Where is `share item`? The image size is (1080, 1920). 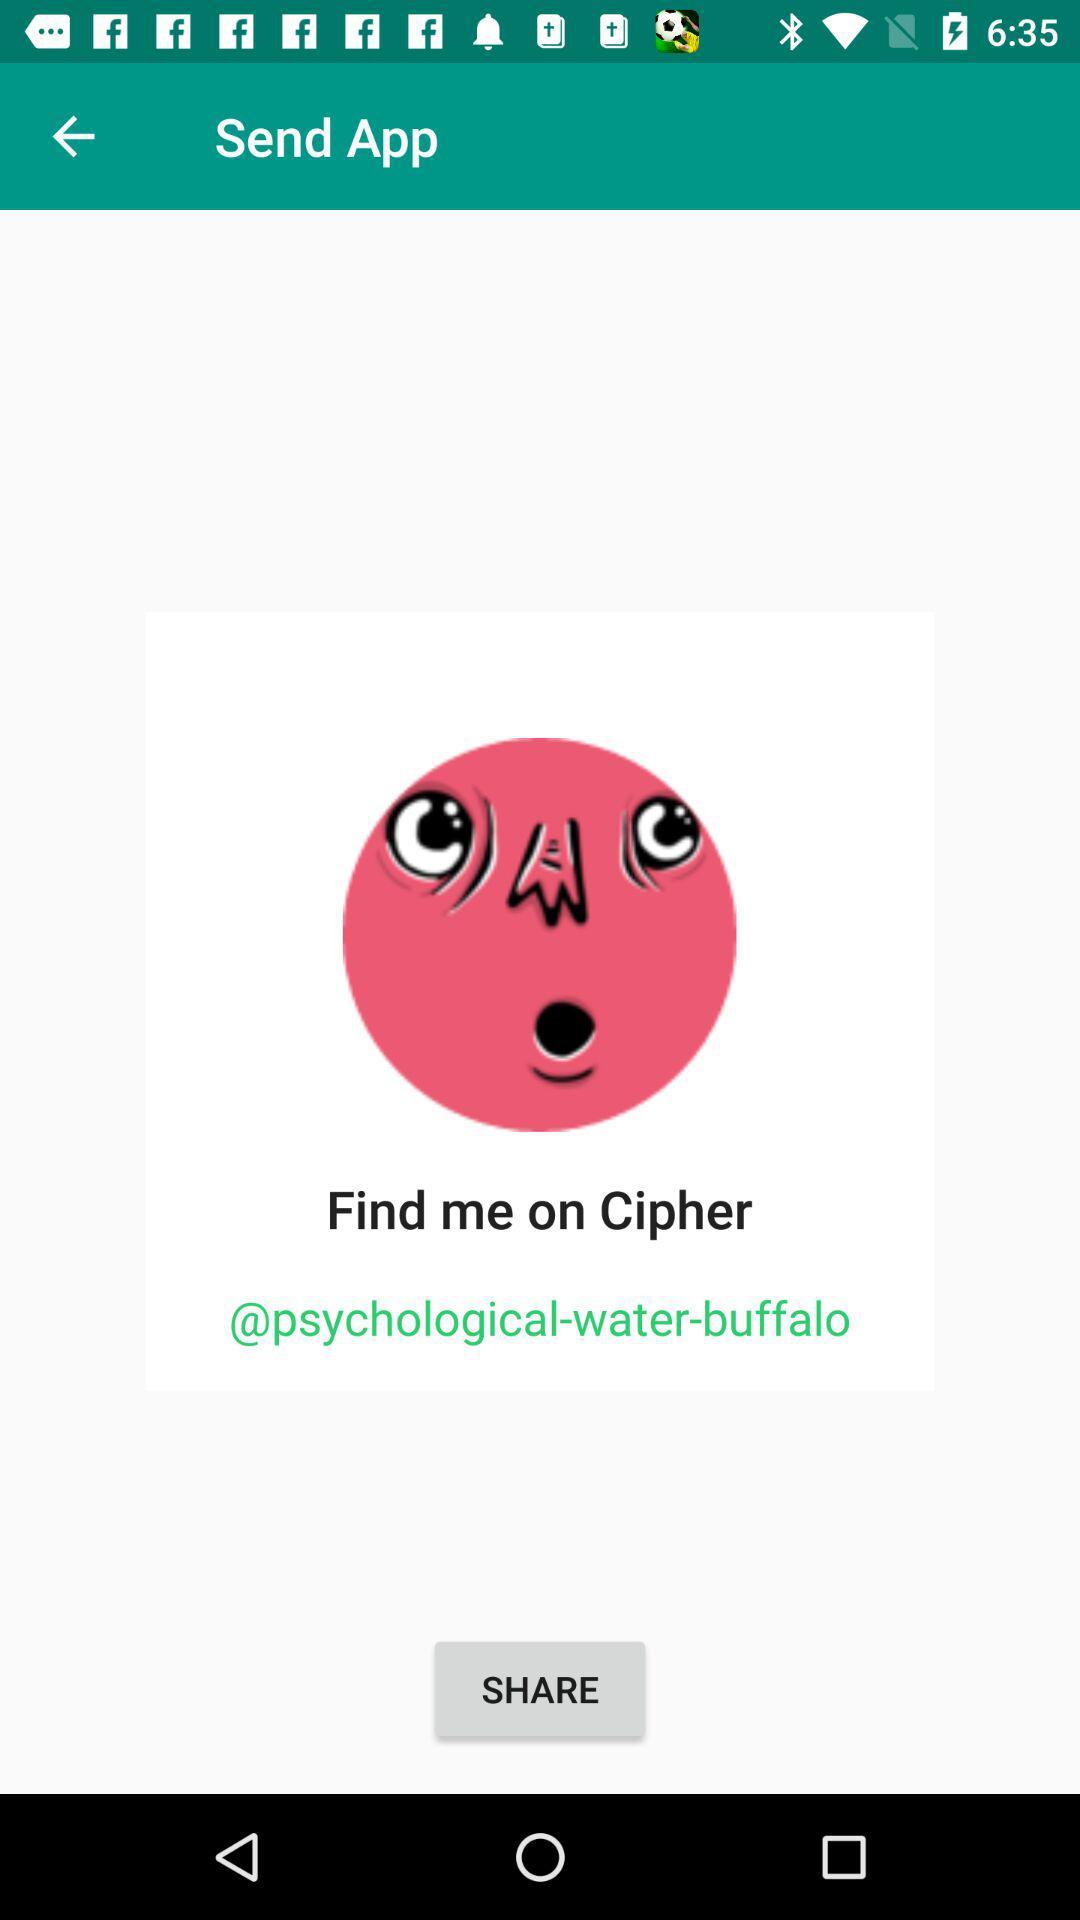 share item is located at coordinates (540, 1688).